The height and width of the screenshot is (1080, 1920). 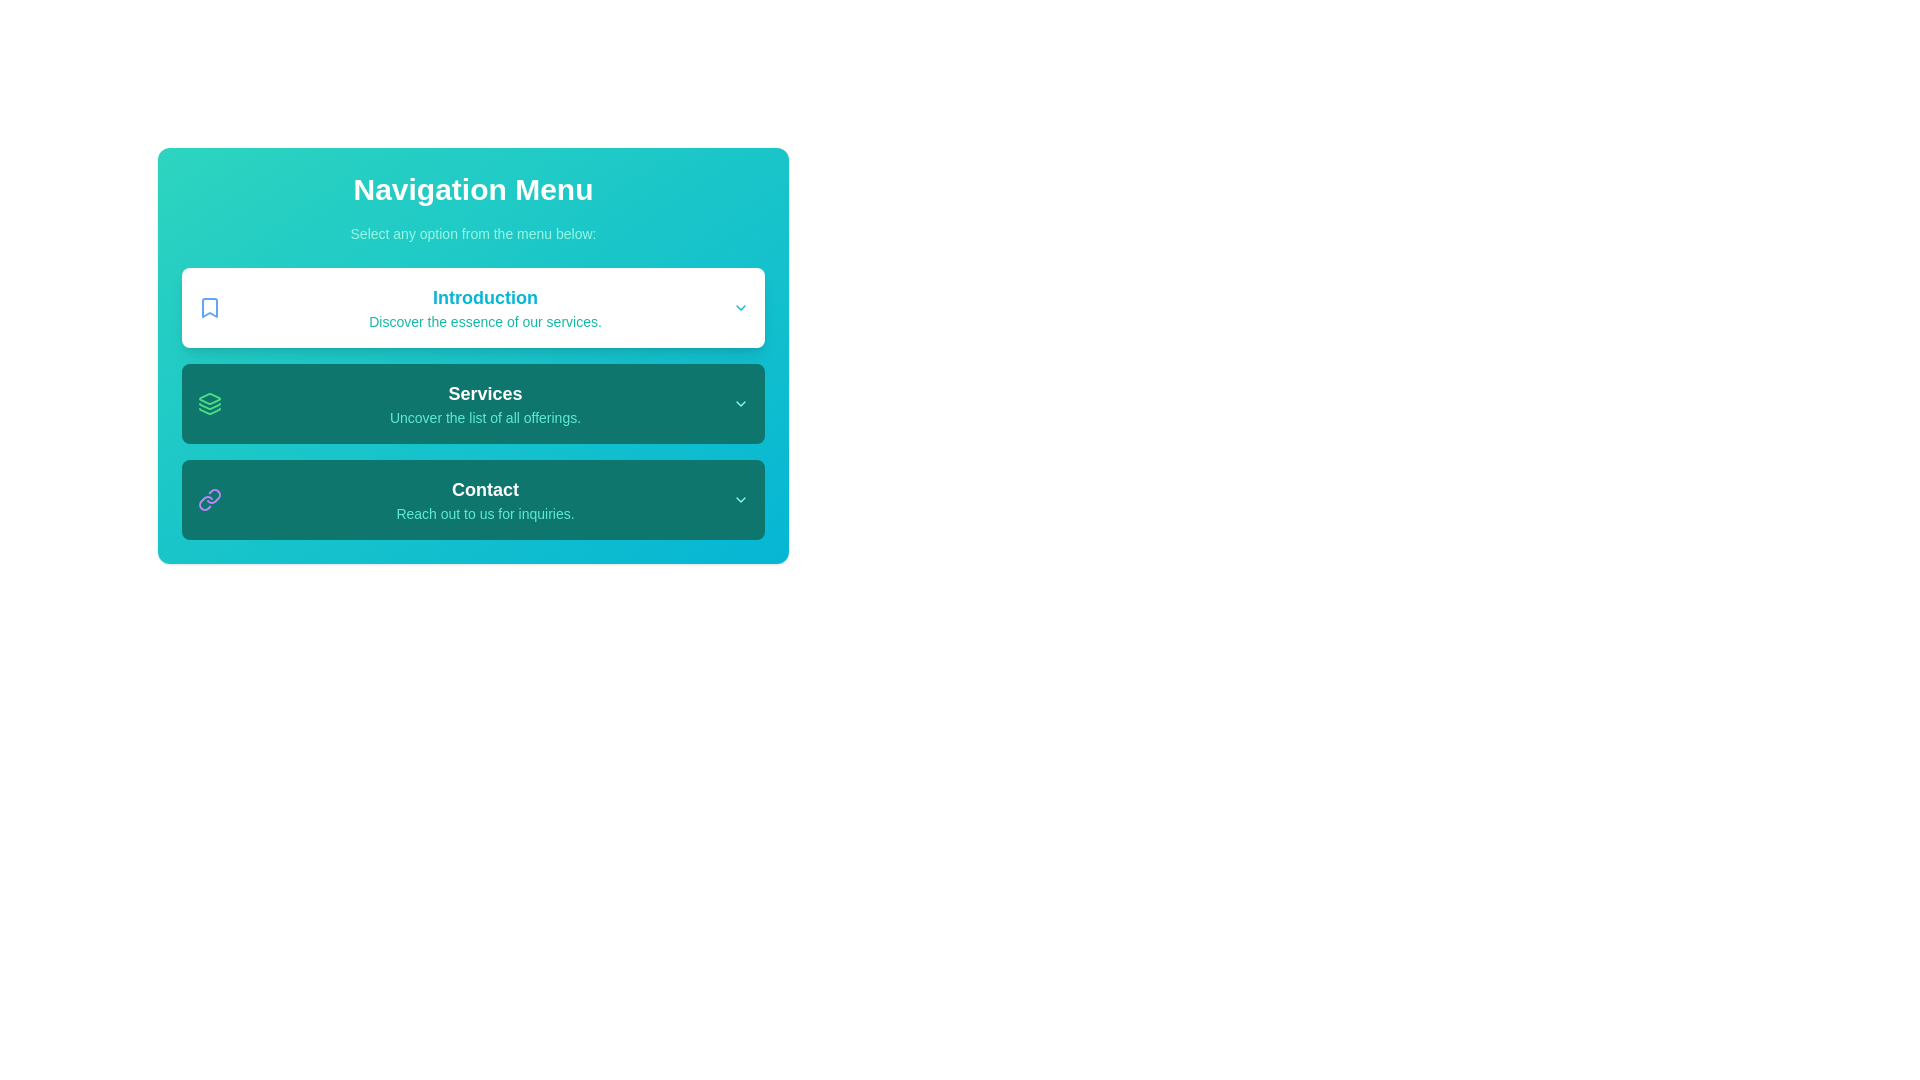 What do you see at coordinates (485, 416) in the screenshot?
I see `the description text located directly below the 'Services' header in the navigation menu to provide additional information to the user` at bounding box center [485, 416].